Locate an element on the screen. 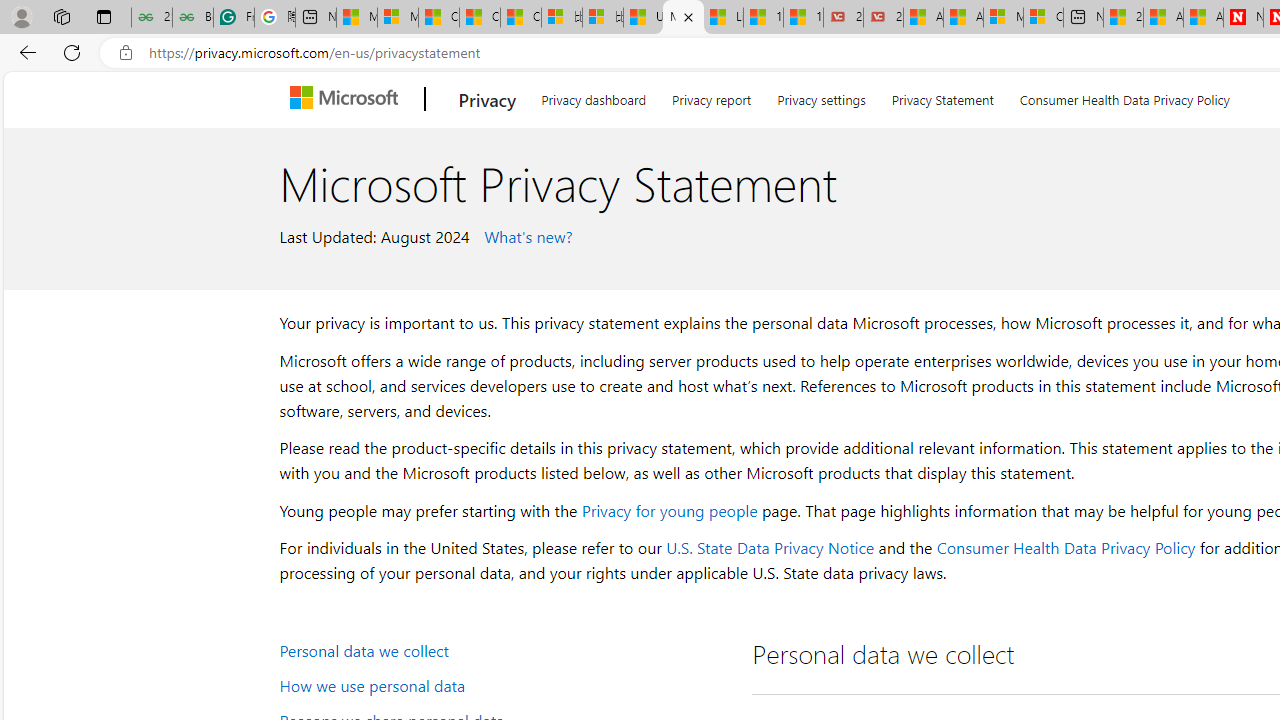  'Privacy report' is located at coordinates (712, 96).